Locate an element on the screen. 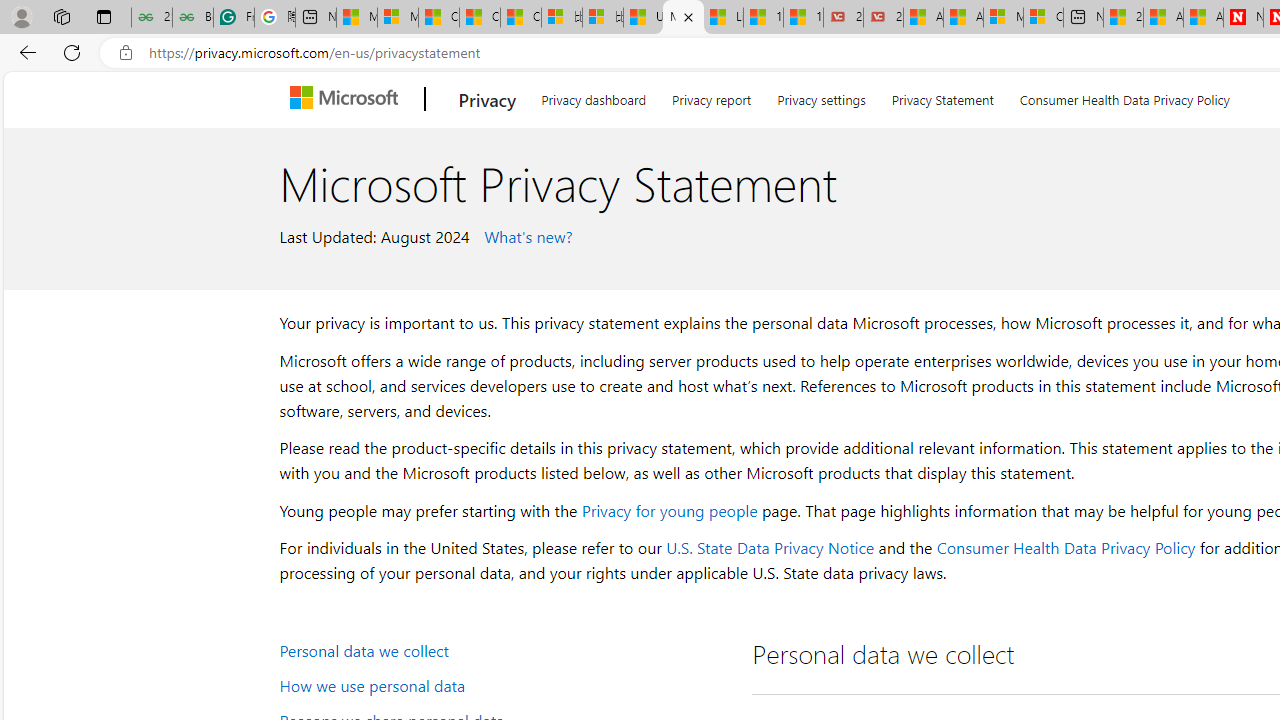  'Privacy report' is located at coordinates (712, 96).